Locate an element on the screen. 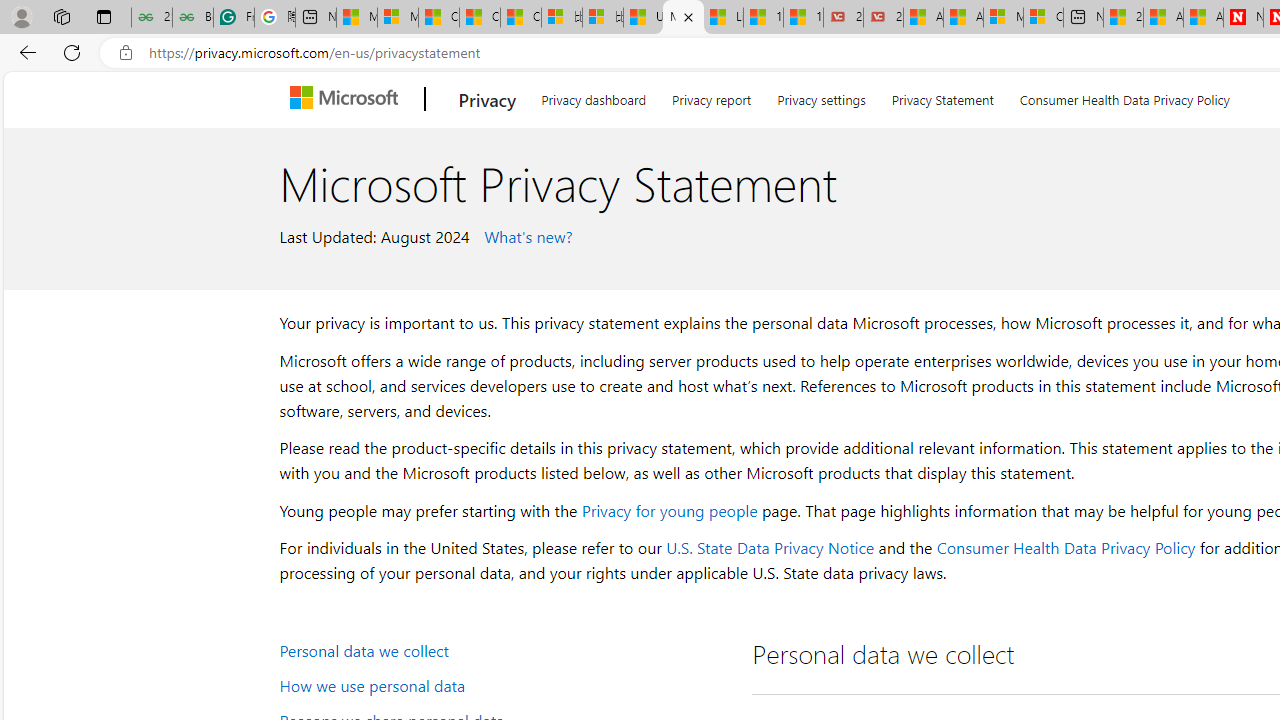  'Privacy report' is located at coordinates (712, 96).